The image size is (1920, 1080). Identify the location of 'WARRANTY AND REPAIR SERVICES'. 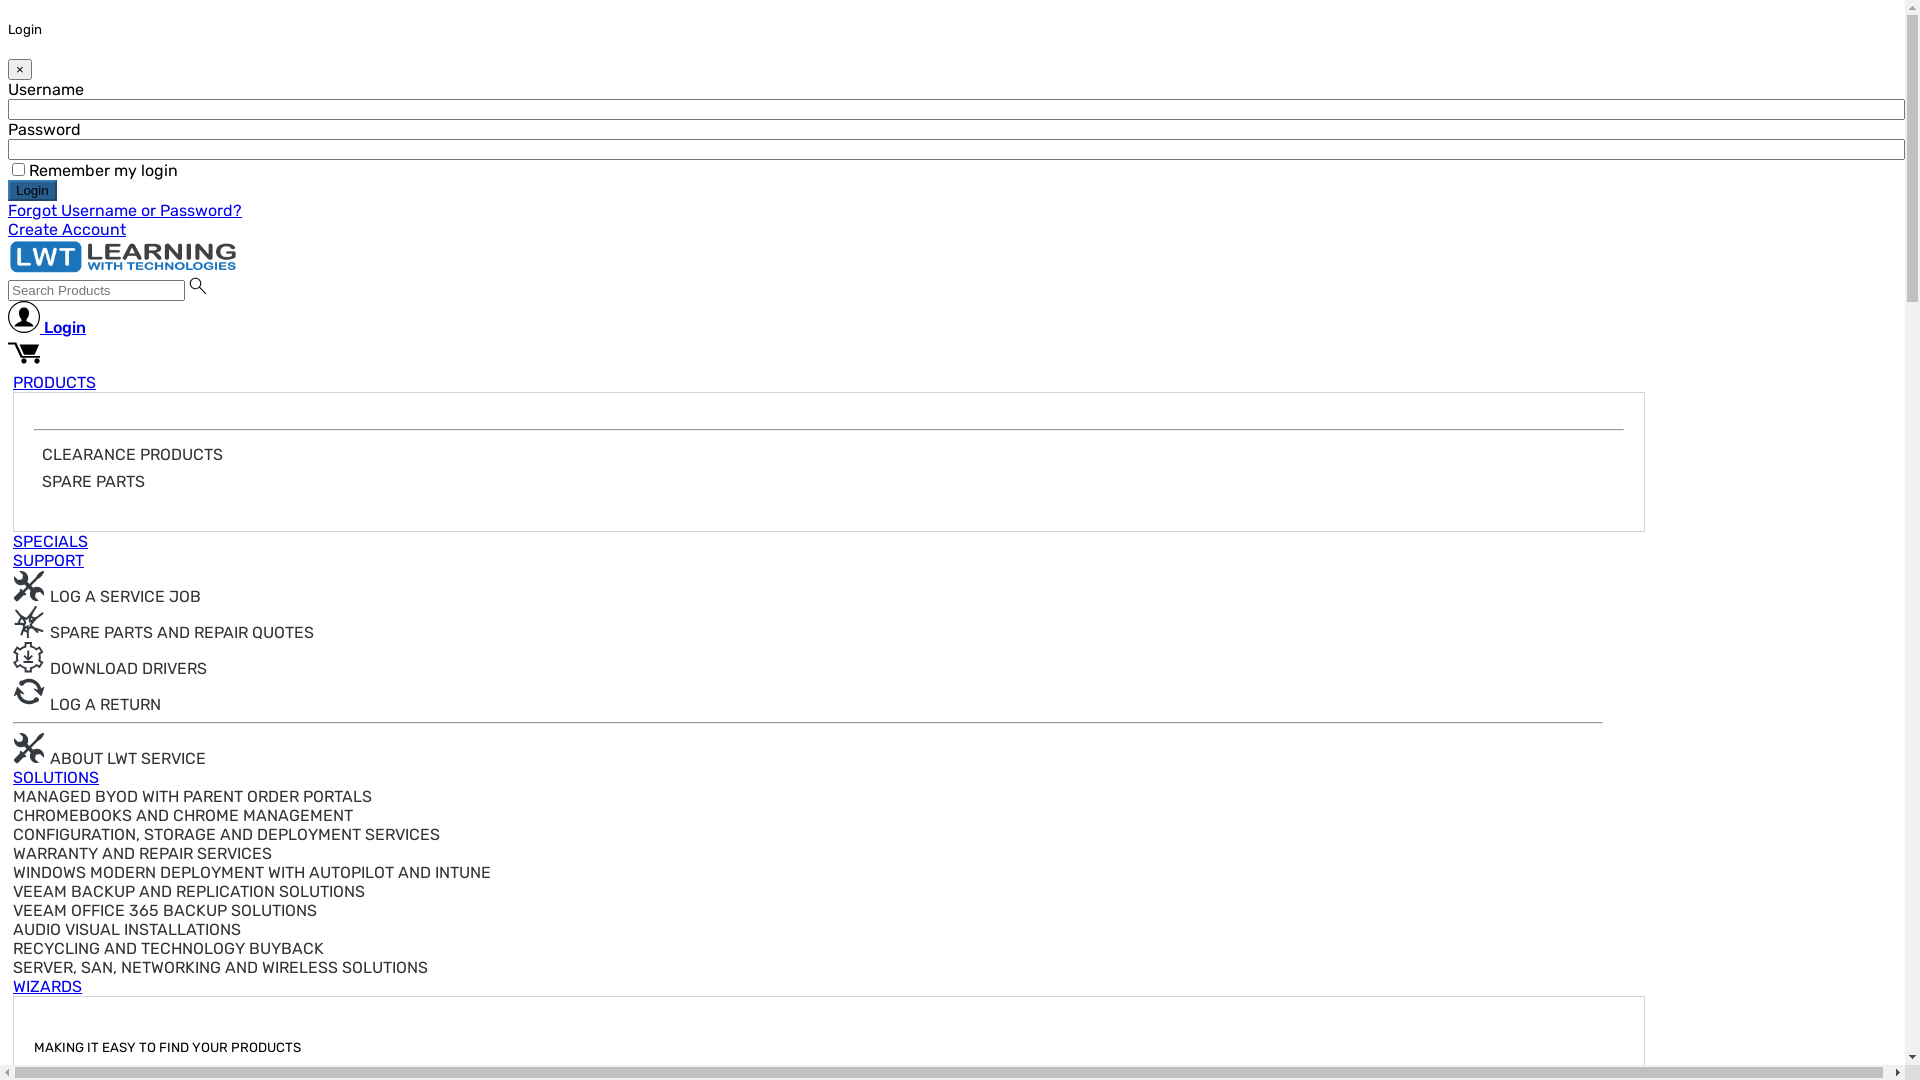
(141, 853).